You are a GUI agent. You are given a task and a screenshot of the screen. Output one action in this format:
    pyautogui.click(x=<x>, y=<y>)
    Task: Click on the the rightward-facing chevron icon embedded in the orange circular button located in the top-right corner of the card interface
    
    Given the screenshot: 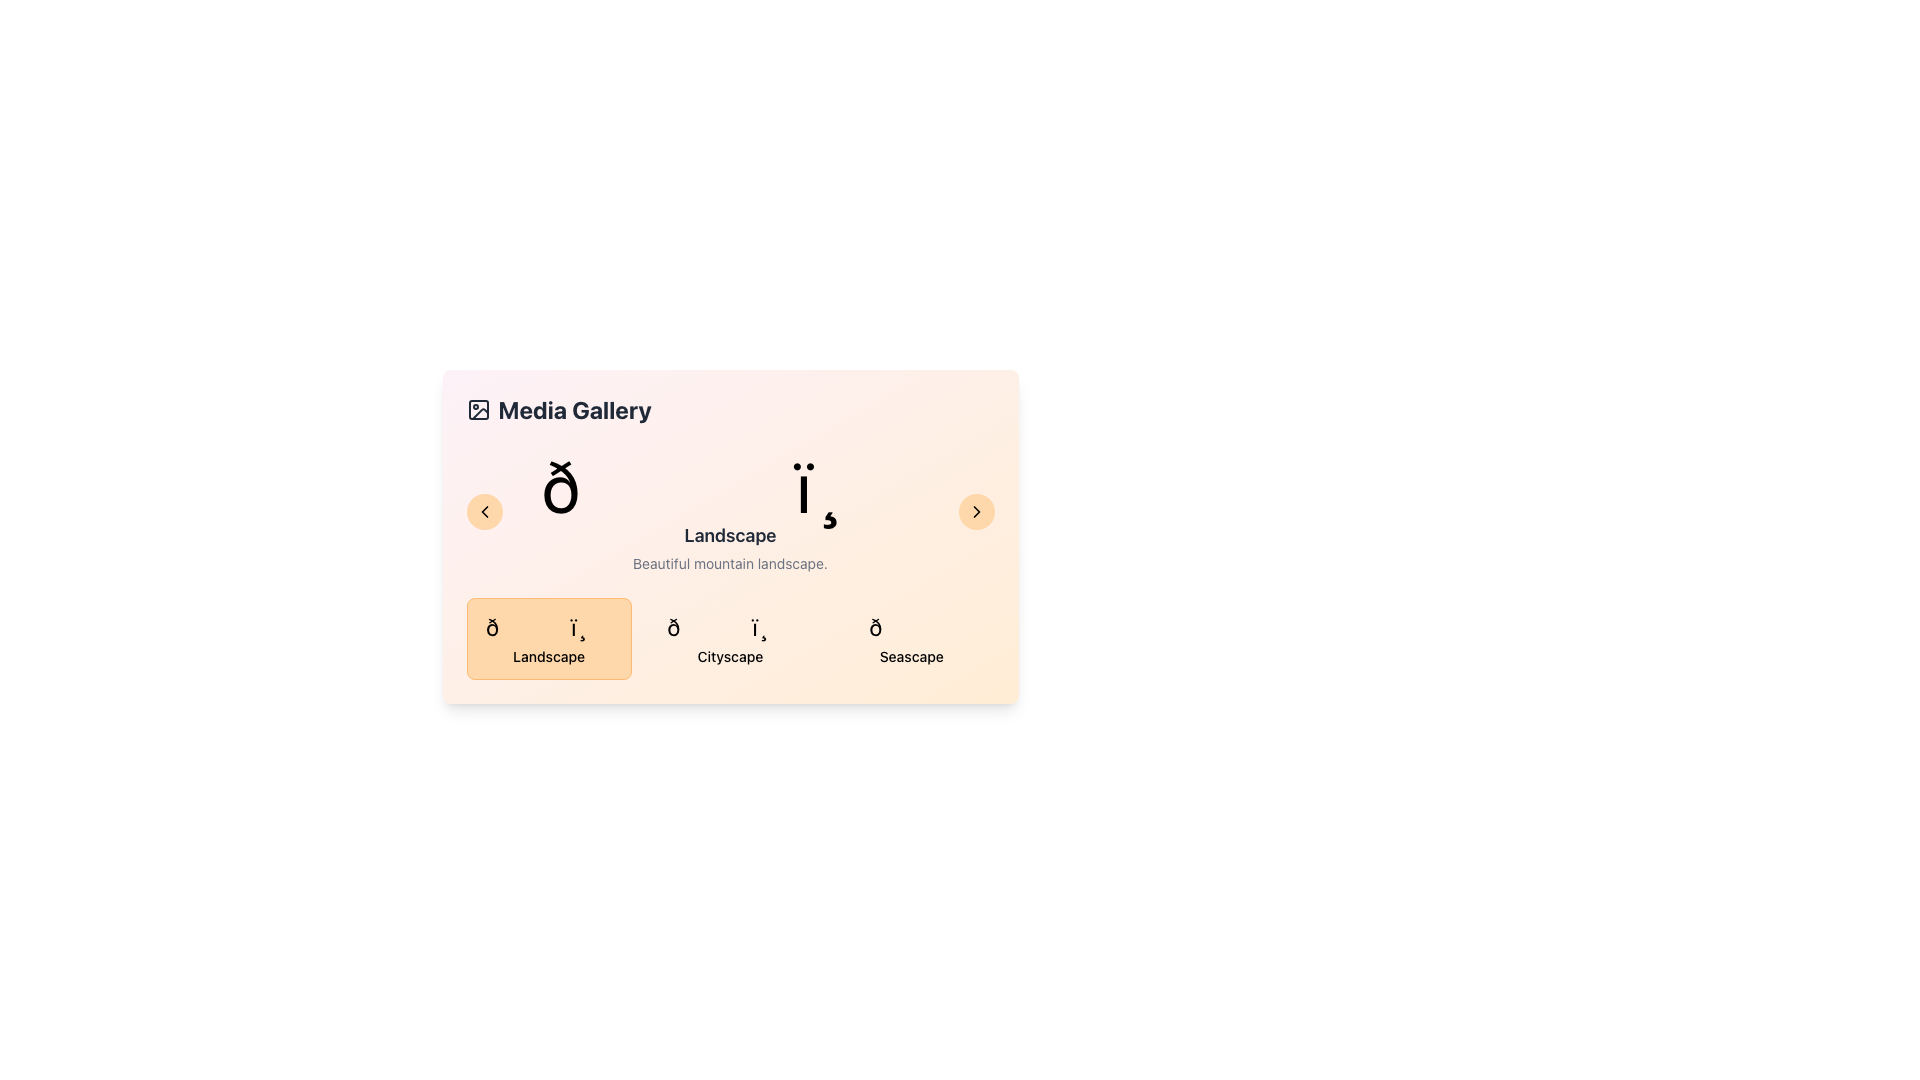 What is the action you would take?
    pyautogui.click(x=976, y=511)
    